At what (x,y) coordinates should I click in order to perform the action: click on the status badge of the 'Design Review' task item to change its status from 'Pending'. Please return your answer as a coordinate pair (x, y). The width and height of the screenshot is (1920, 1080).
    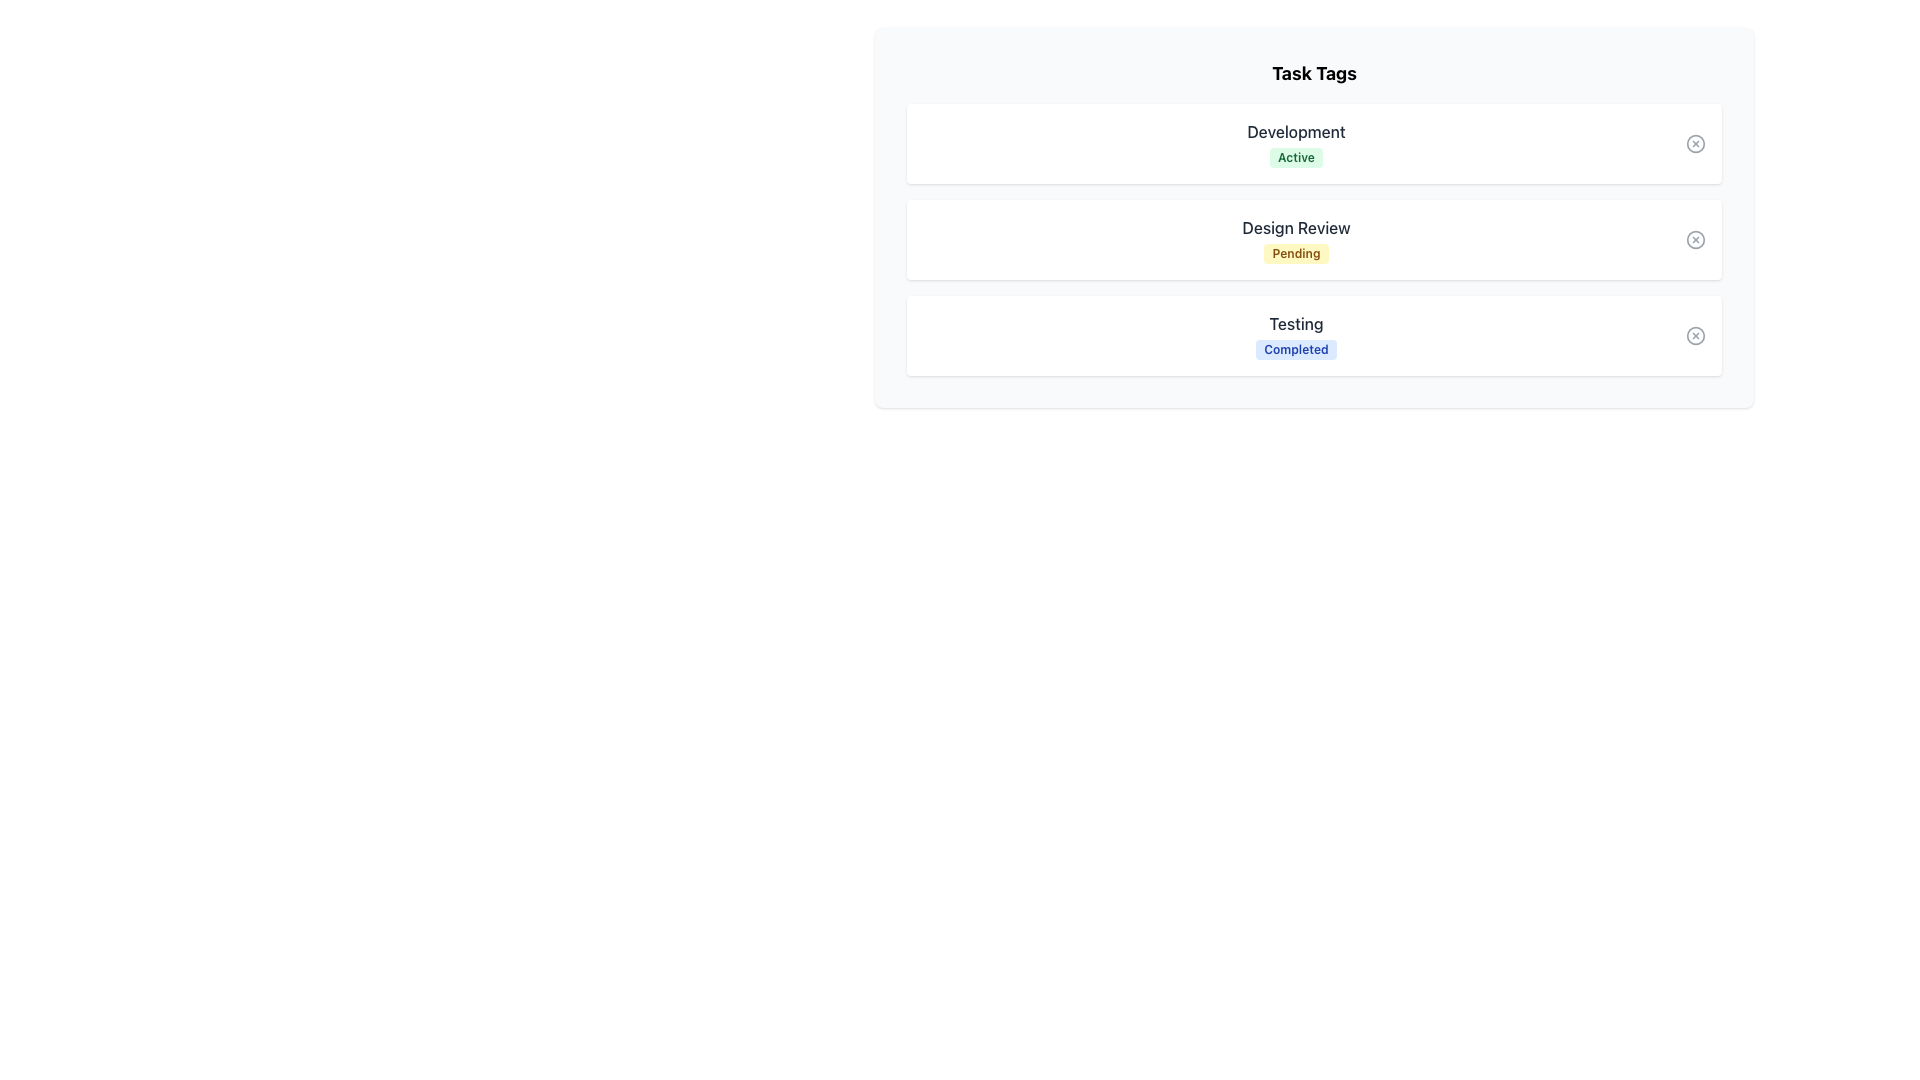
    Looking at the image, I should click on (1314, 238).